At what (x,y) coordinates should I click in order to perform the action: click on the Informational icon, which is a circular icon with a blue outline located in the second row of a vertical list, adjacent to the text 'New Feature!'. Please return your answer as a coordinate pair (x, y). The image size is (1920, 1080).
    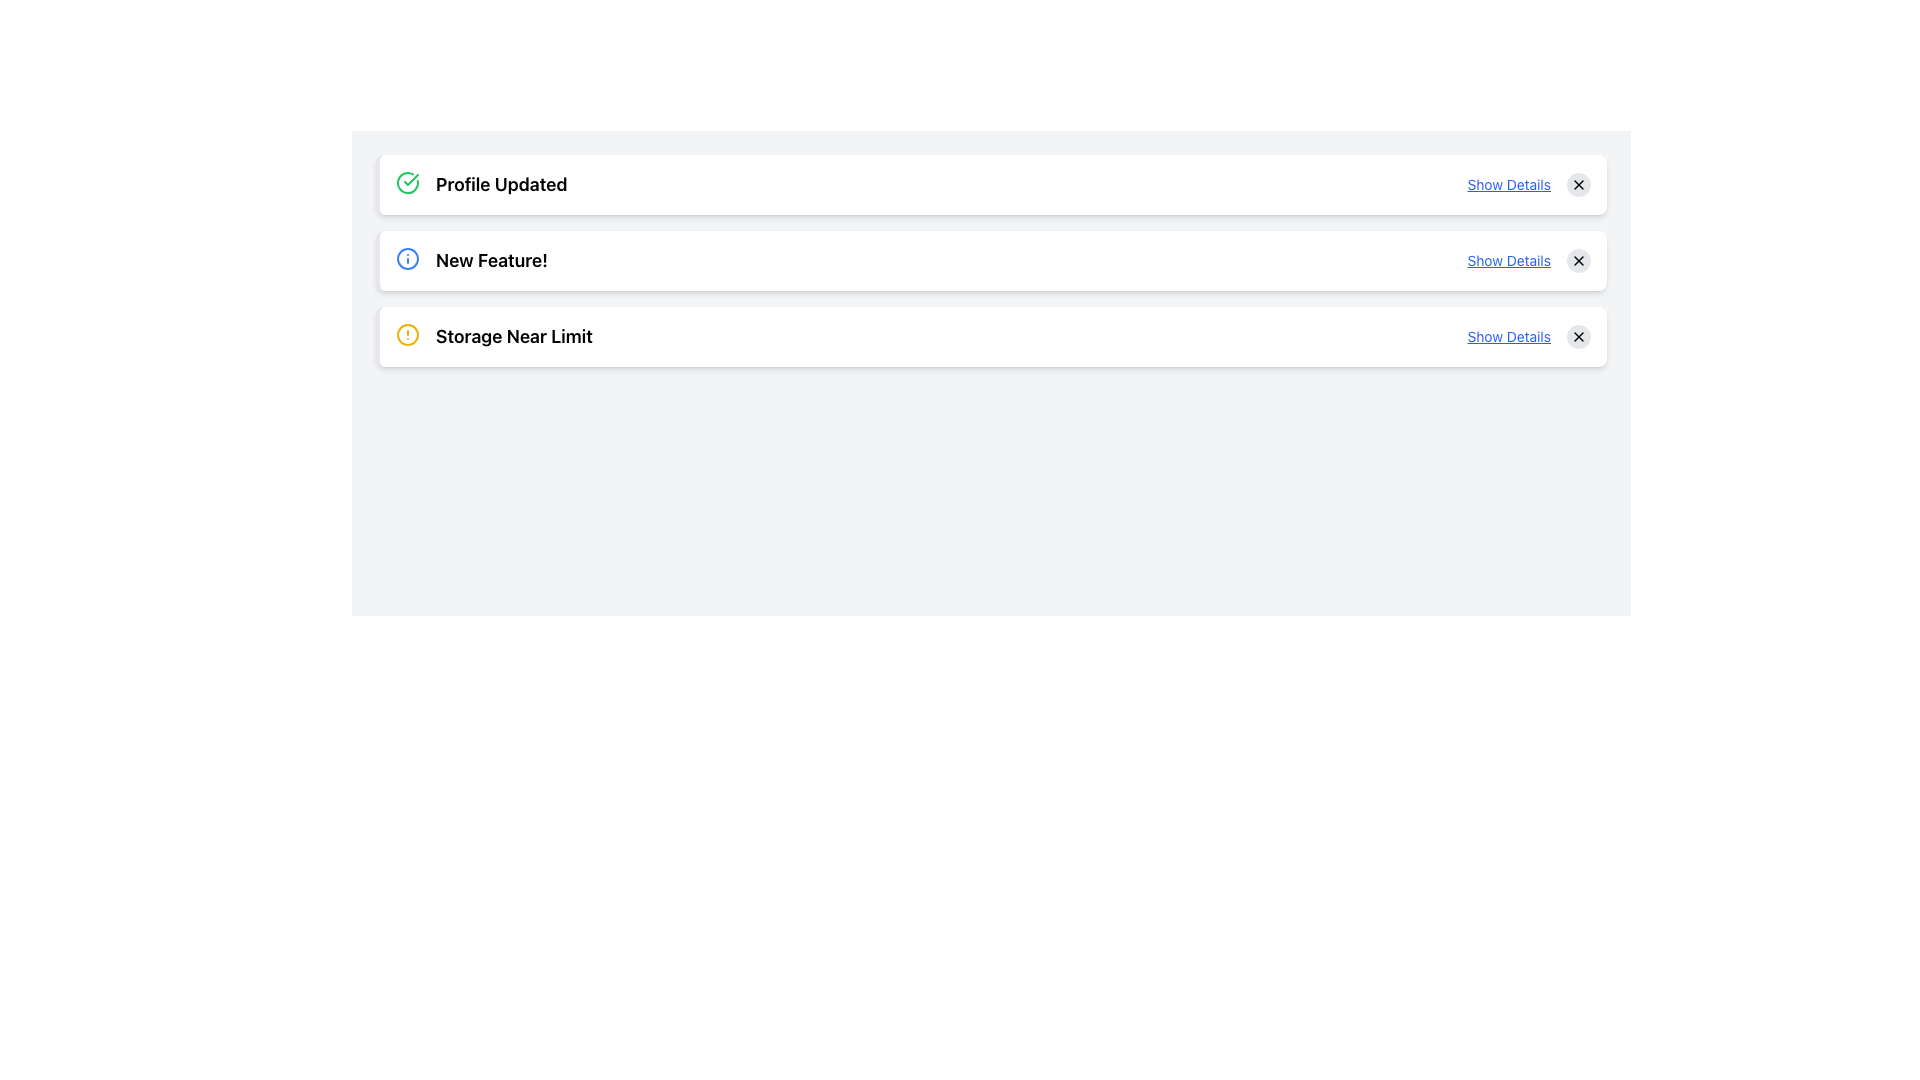
    Looking at the image, I should click on (407, 257).